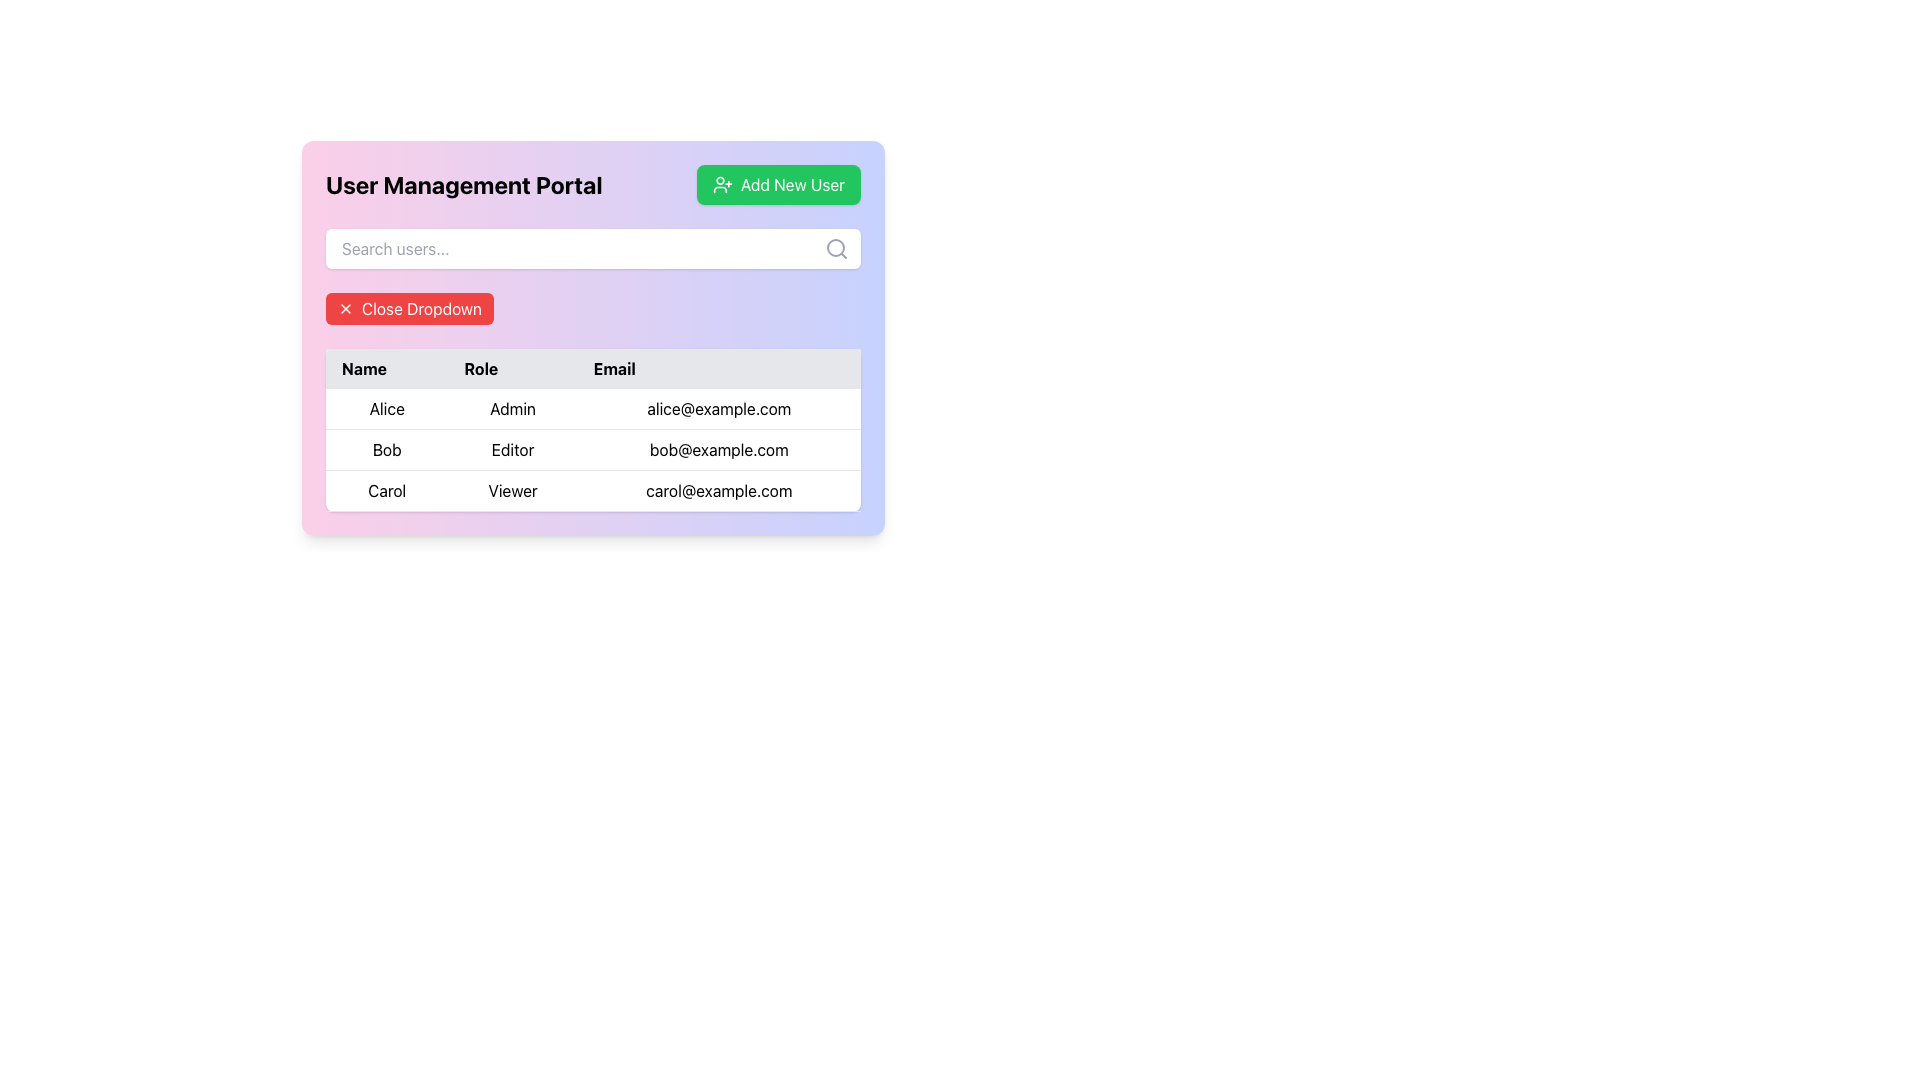  I want to click on the Text Label element displaying 'Bob', which is located in the second row of the table under the 'Name' column, so click(387, 450).